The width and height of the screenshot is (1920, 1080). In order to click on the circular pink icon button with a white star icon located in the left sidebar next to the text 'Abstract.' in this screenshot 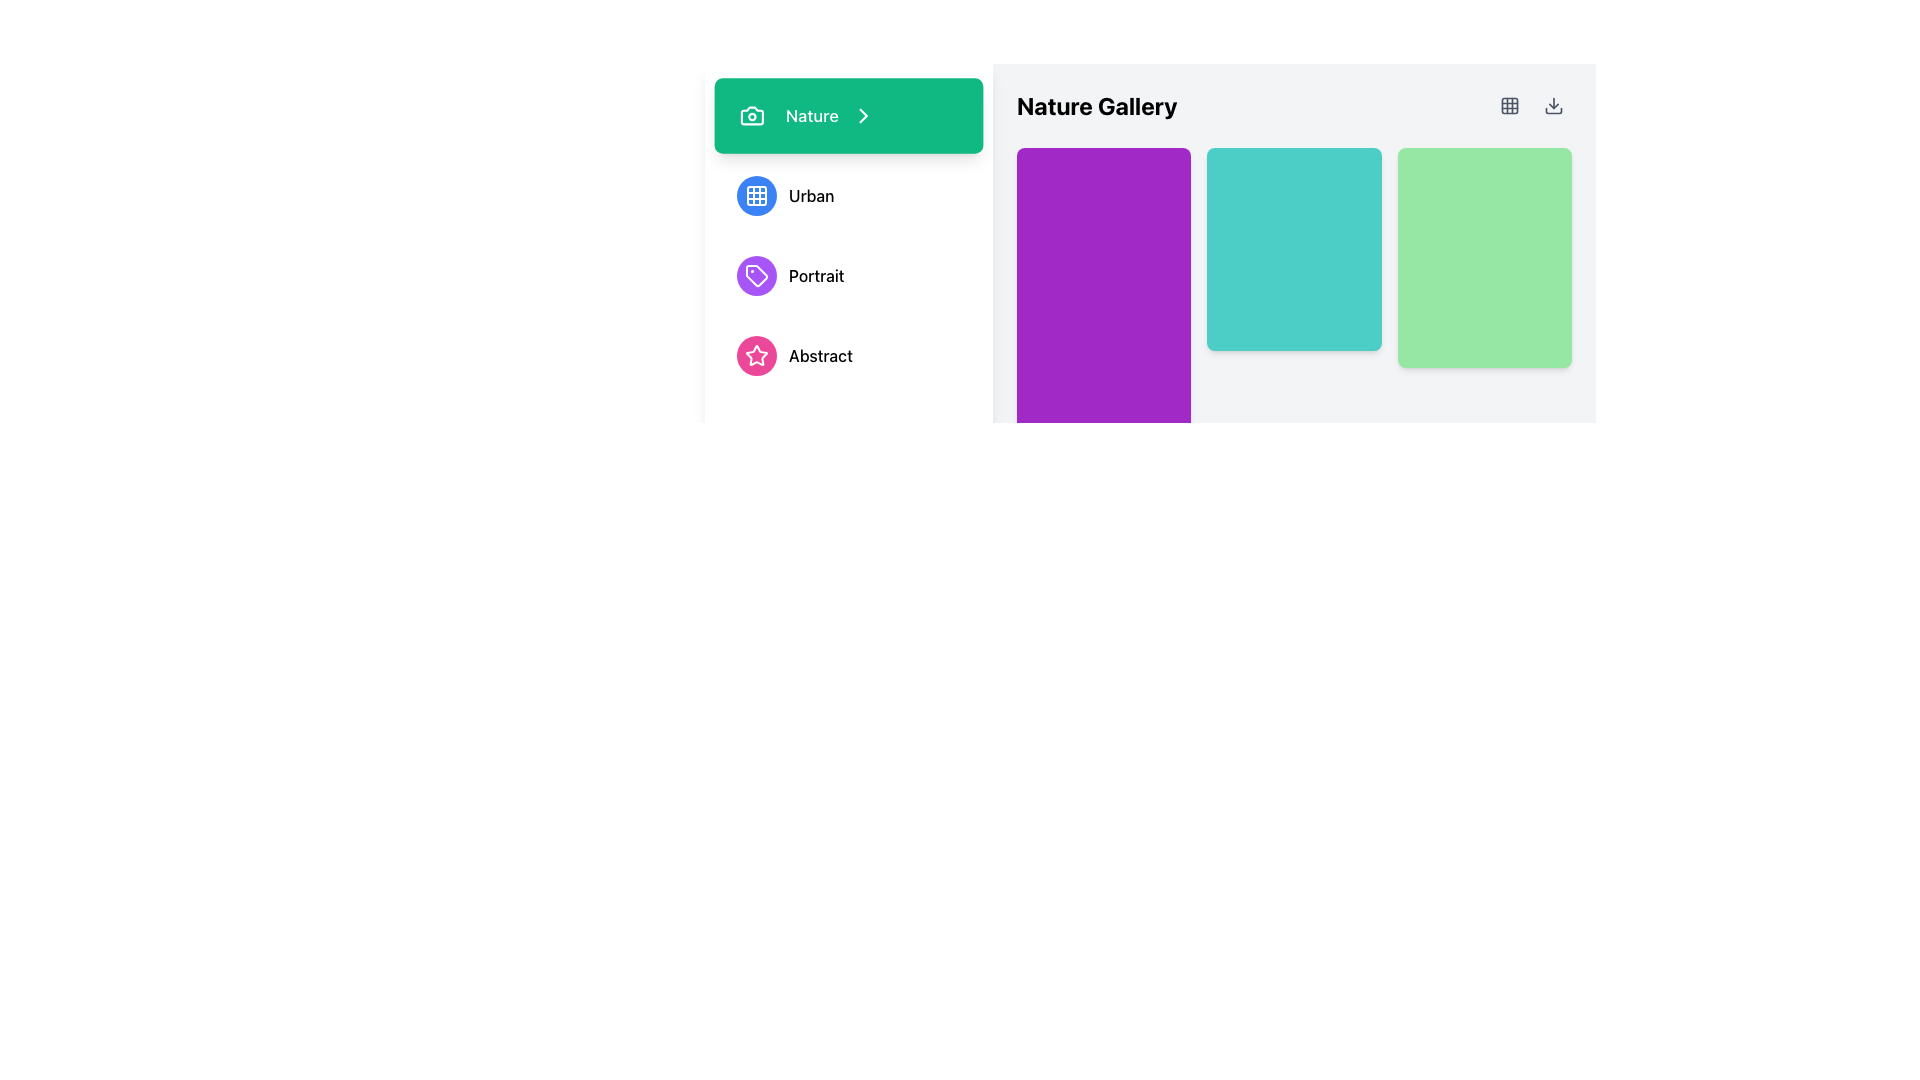, I will do `click(756, 354)`.